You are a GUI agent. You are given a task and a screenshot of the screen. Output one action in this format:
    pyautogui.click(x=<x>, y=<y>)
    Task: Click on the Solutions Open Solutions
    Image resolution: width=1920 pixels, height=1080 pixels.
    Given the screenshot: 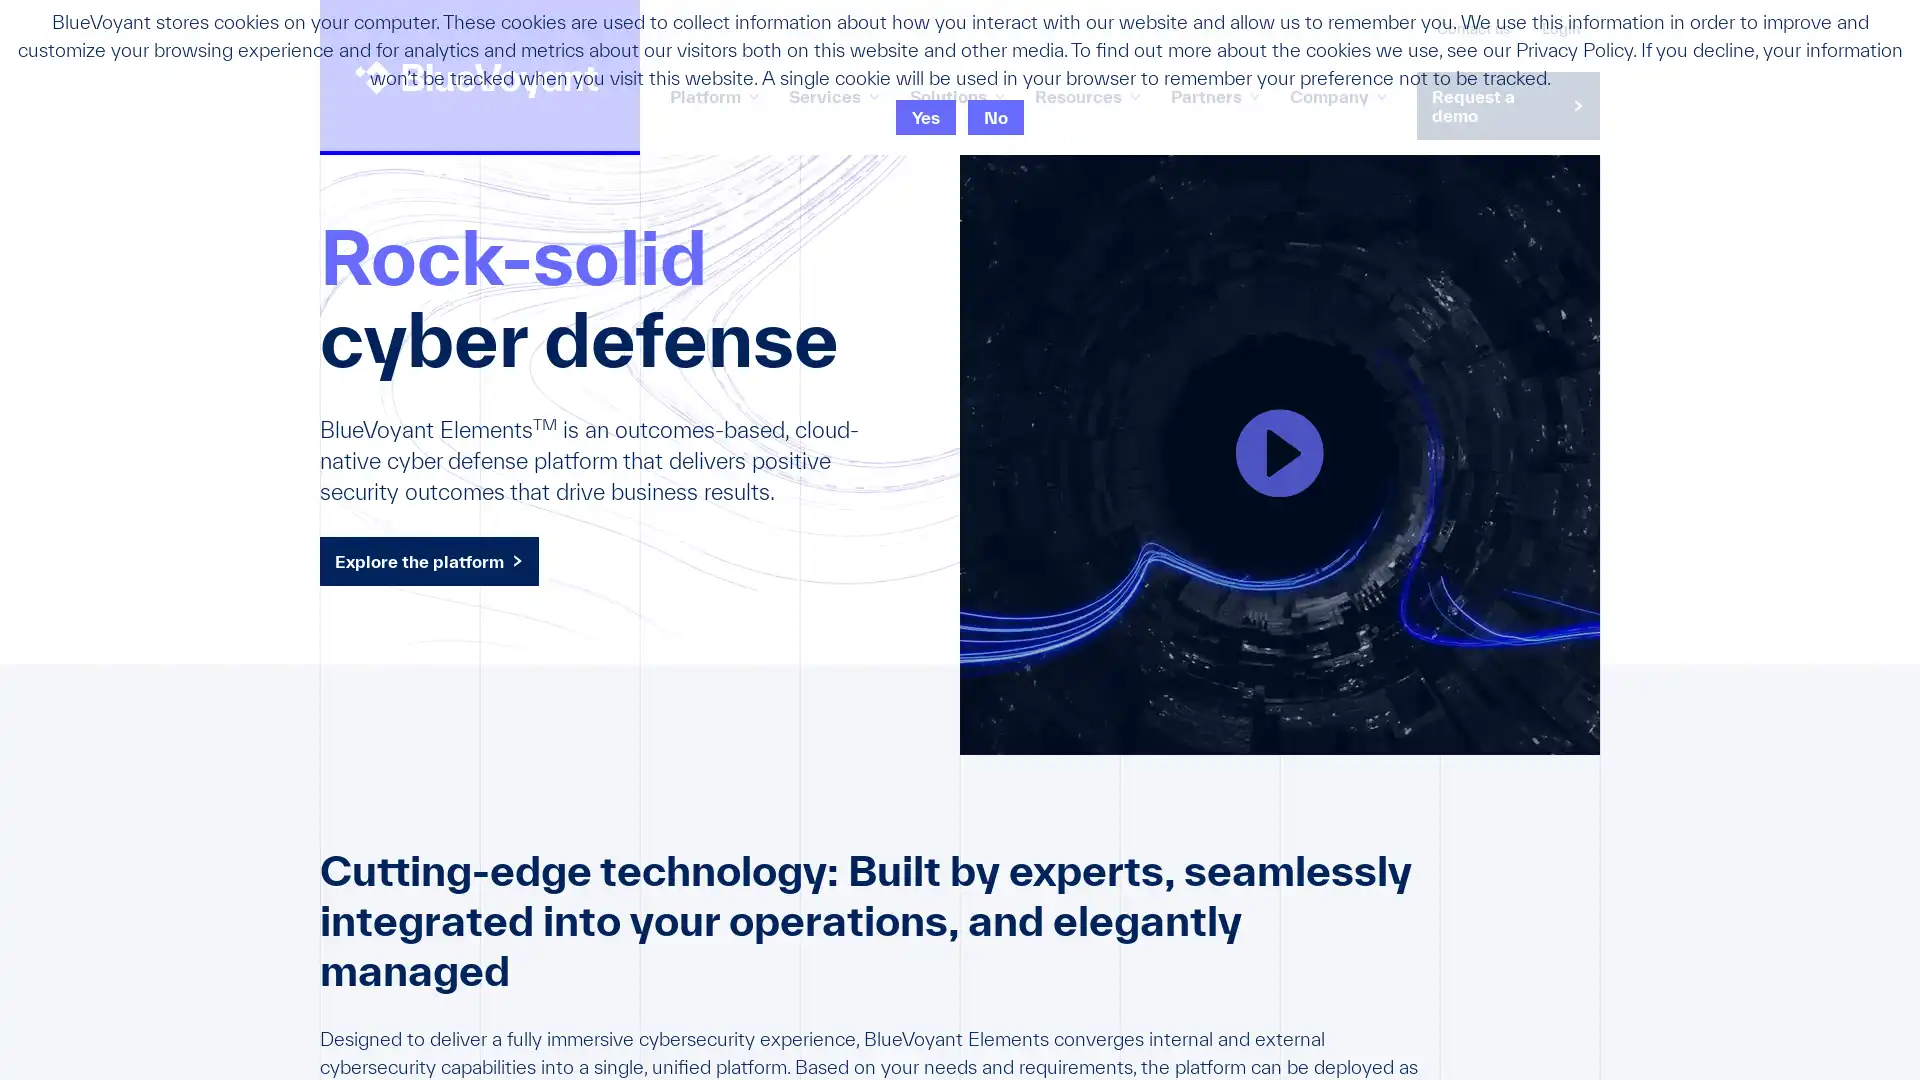 What is the action you would take?
    pyautogui.click(x=955, y=95)
    